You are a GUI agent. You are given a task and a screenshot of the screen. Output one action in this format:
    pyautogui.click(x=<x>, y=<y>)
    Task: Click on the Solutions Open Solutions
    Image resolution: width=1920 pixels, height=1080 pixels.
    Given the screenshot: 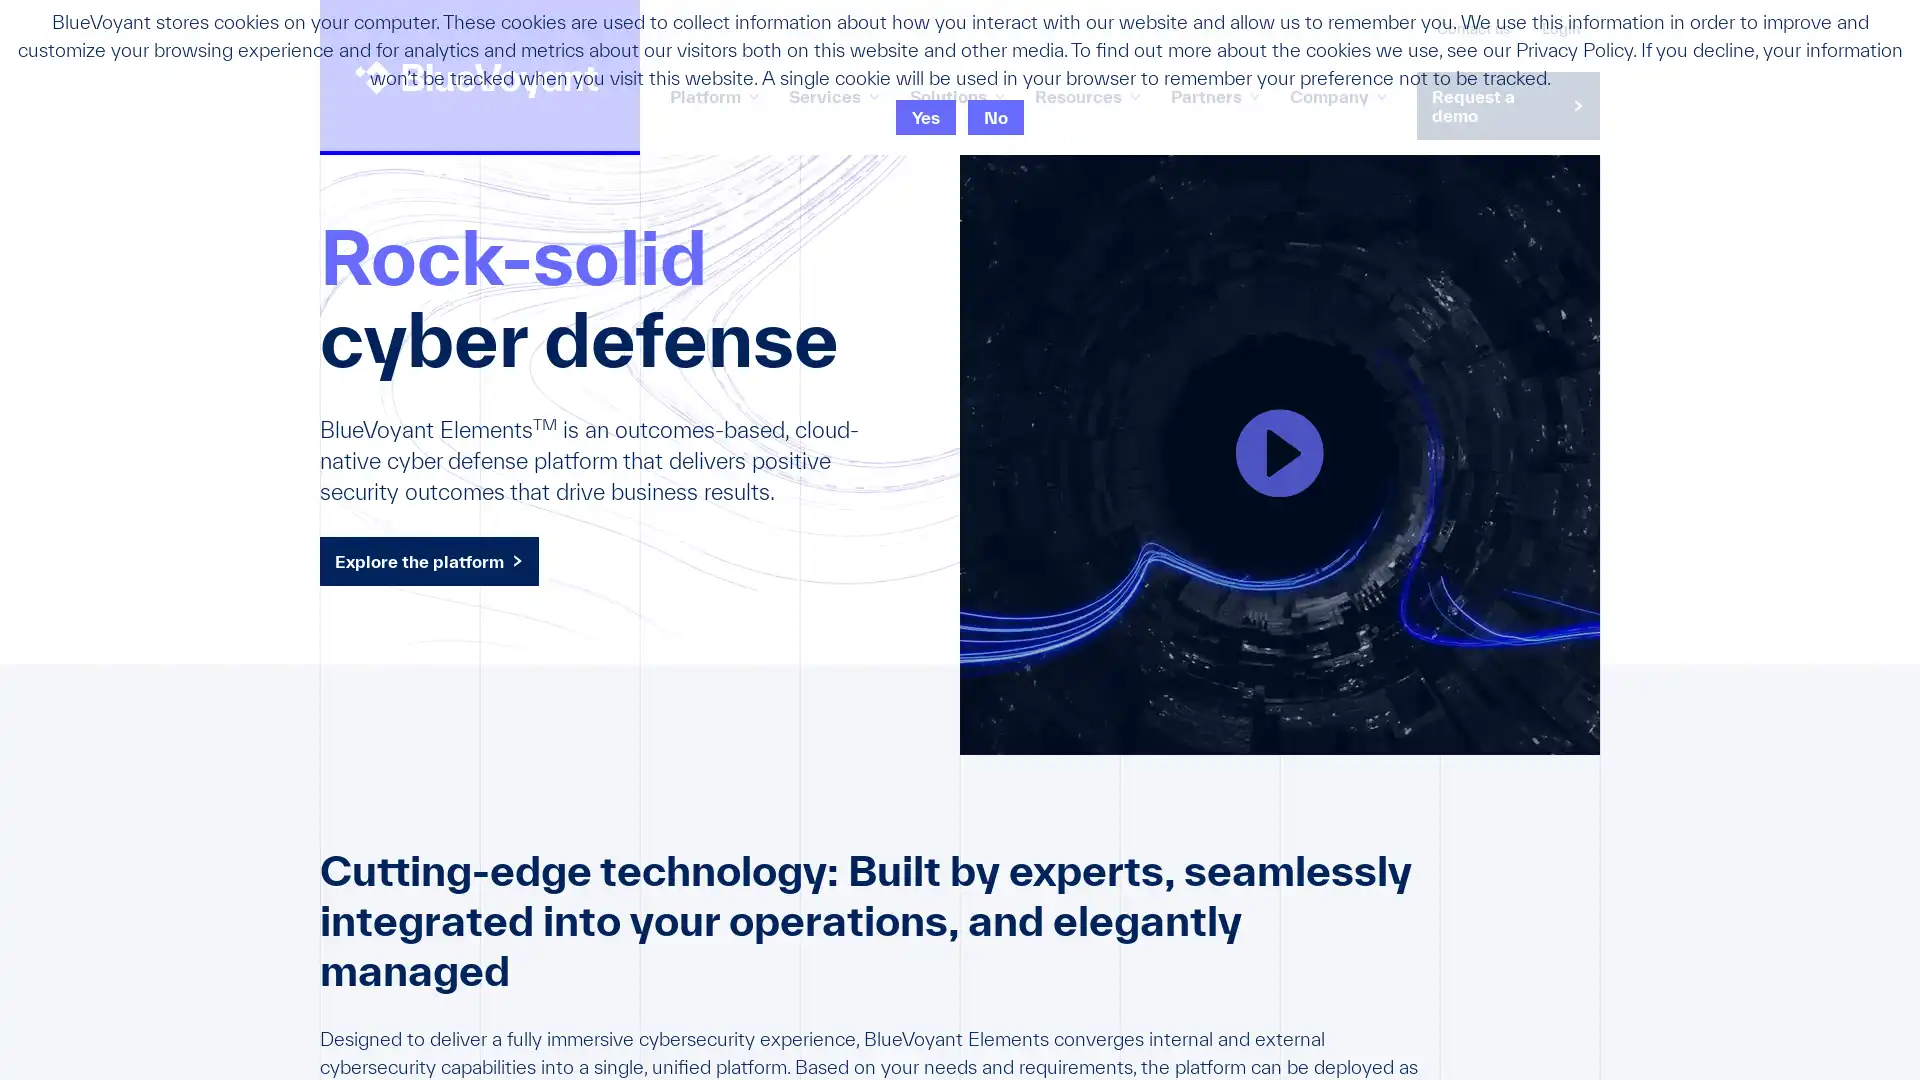 What is the action you would take?
    pyautogui.click(x=955, y=95)
    